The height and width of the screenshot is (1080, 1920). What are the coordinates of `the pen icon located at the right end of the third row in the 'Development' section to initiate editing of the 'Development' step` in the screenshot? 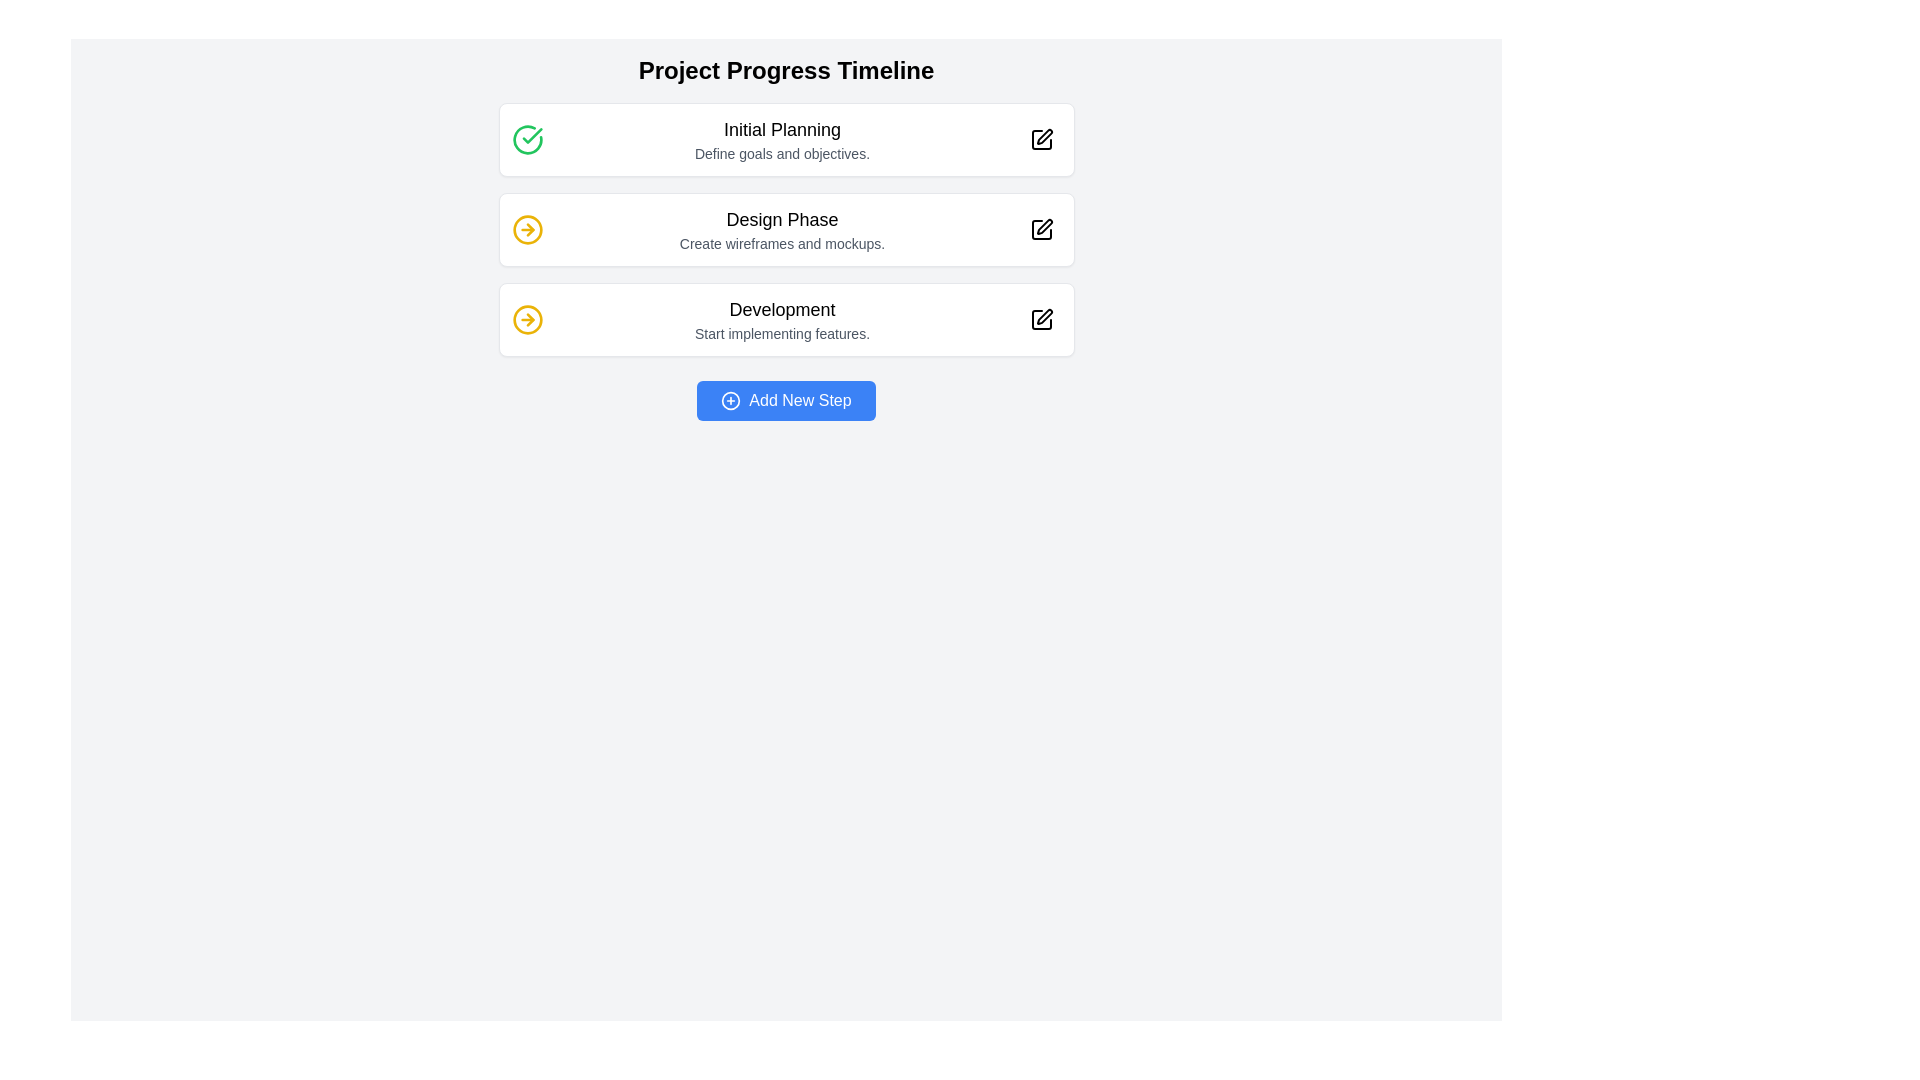 It's located at (1040, 319).